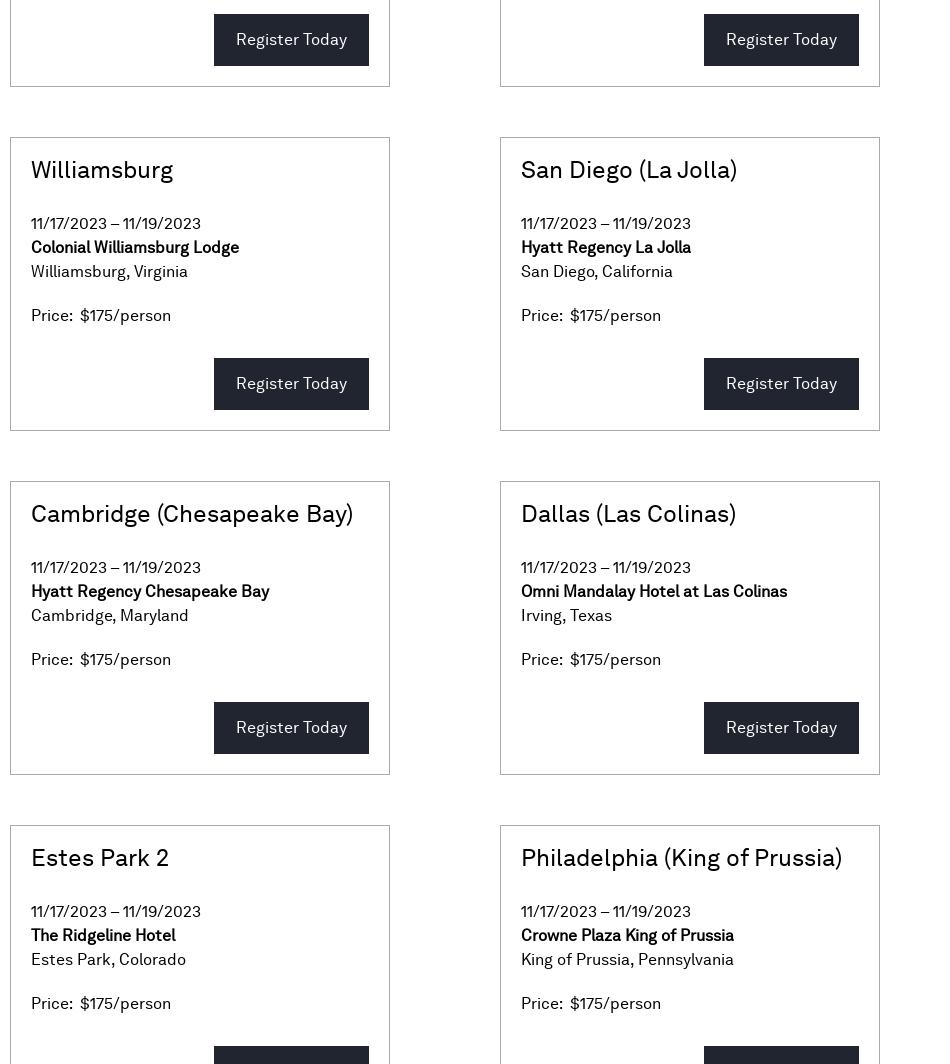  What do you see at coordinates (30, 591) in the screenshot?
I see `'Hyatt Regency Chesapeake Bay'` at bounding box center [30, 591].